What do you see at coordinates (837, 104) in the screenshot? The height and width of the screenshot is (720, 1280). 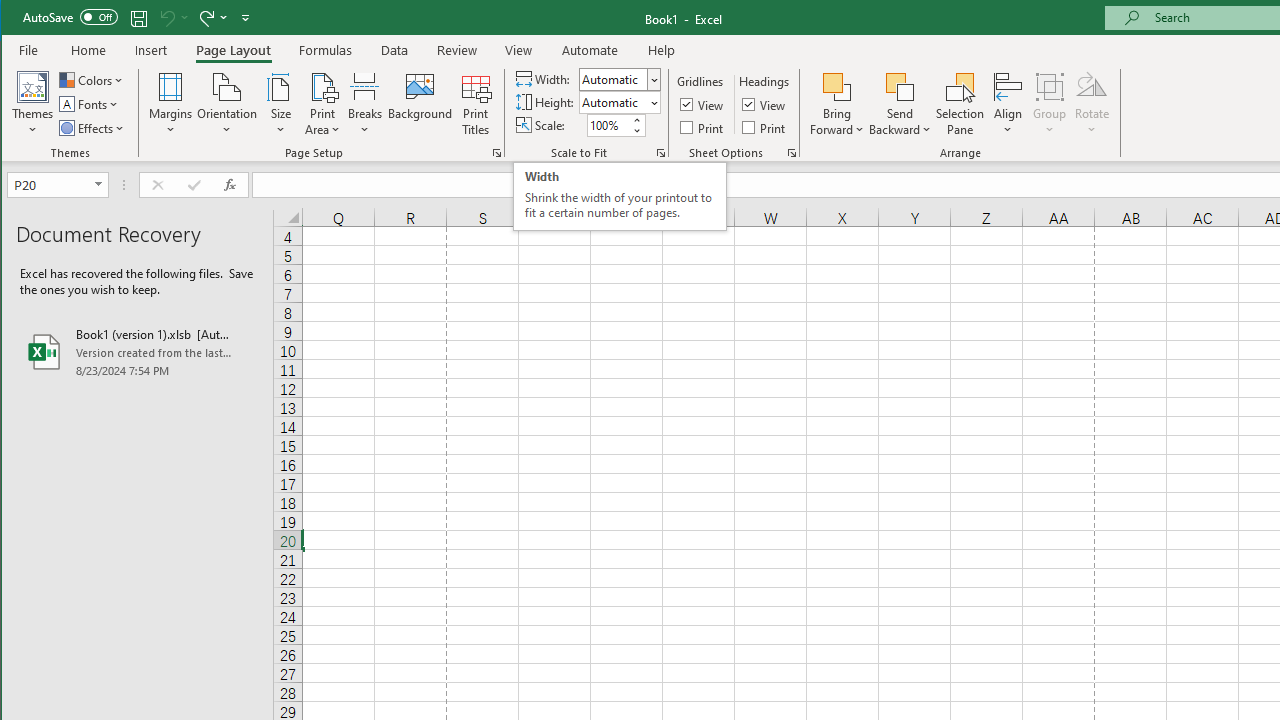 I see `'Bring Forward'` at bounding box center [837, 104].